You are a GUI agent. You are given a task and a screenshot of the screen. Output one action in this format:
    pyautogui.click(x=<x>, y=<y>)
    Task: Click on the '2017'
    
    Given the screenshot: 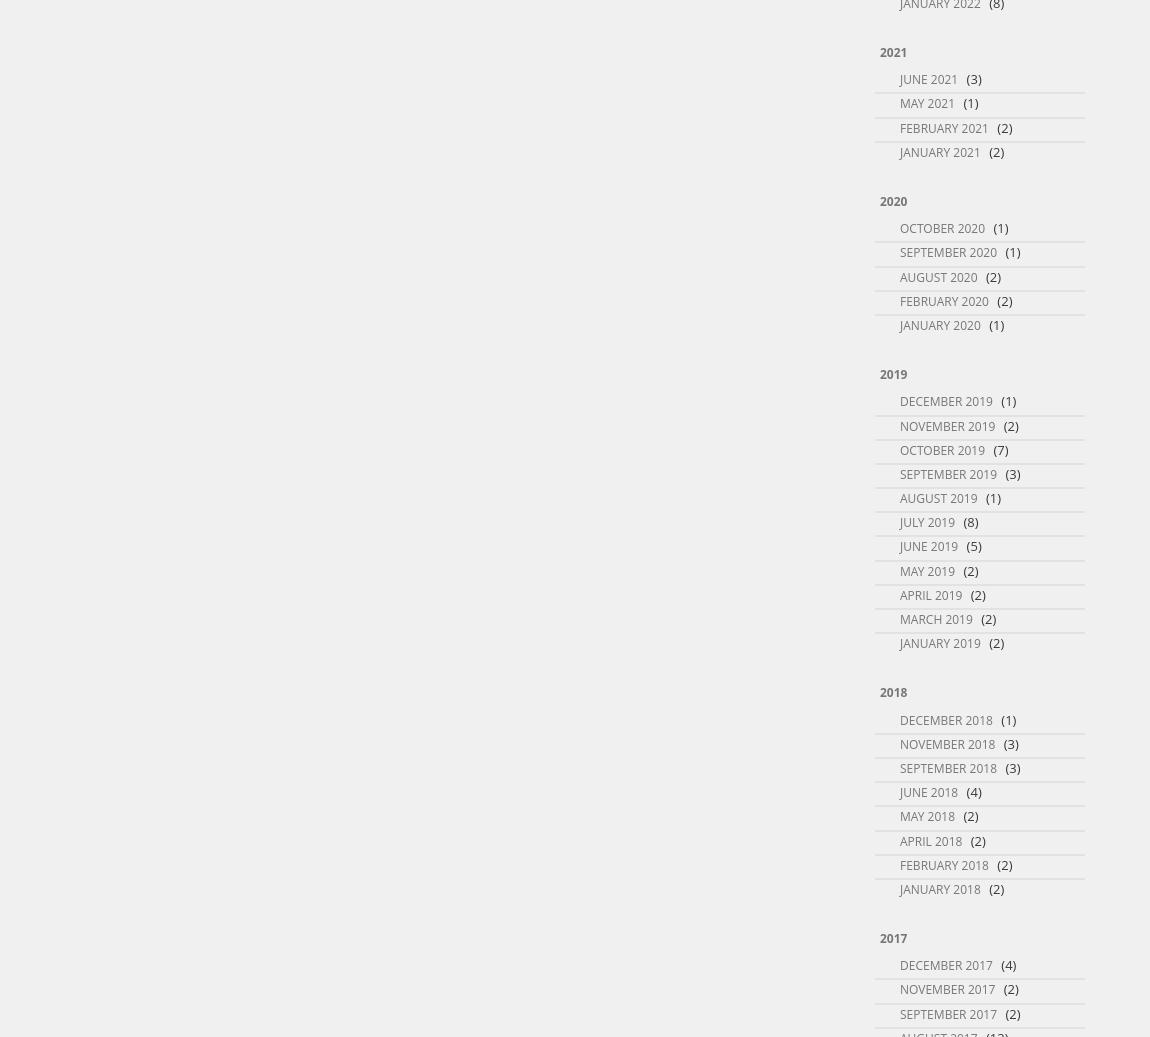 What is the action you would take?
    pyautogui.click(x=893, y=938)
    